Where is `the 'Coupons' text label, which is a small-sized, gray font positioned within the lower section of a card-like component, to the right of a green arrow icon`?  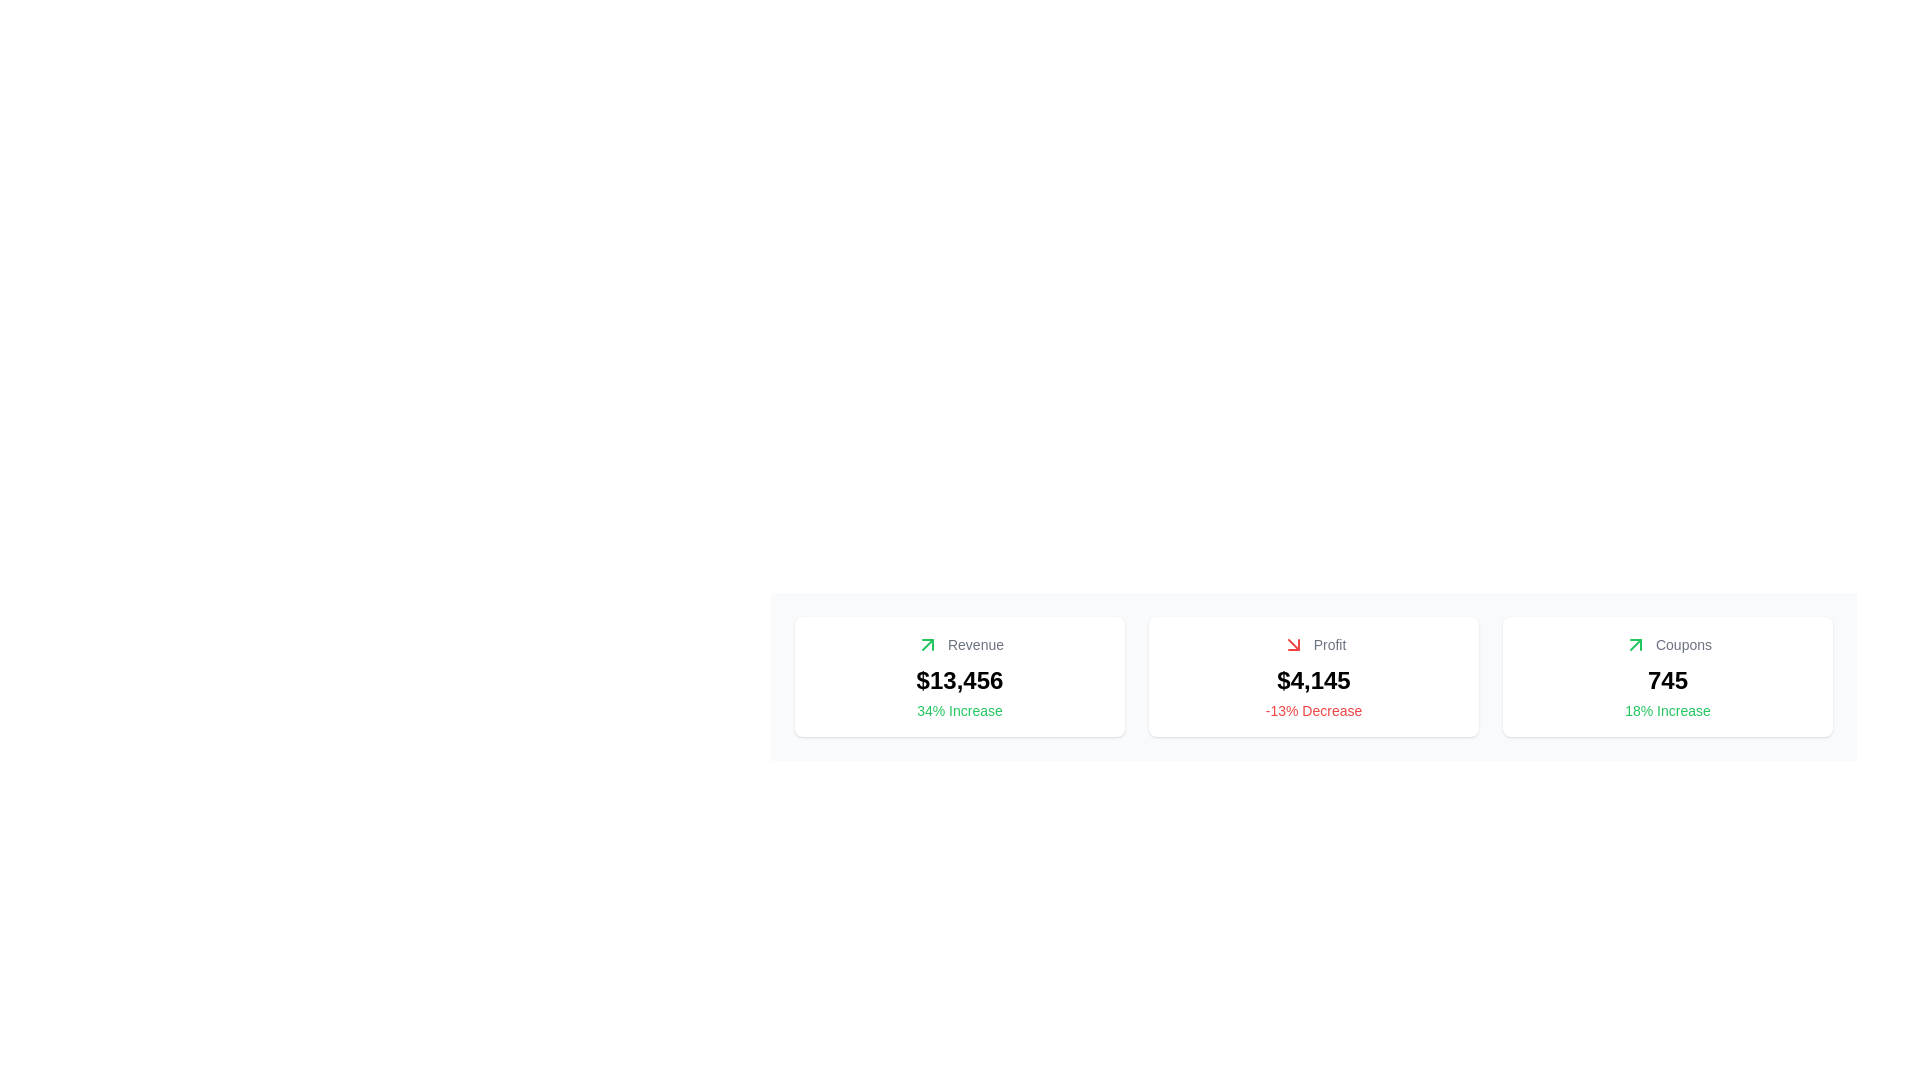
the 'Coupons' text label, which is a small-sized, gray font positioned within the lower section of a card-like component, to the right of a green arrow icon is located at coordinates (1683, 644).